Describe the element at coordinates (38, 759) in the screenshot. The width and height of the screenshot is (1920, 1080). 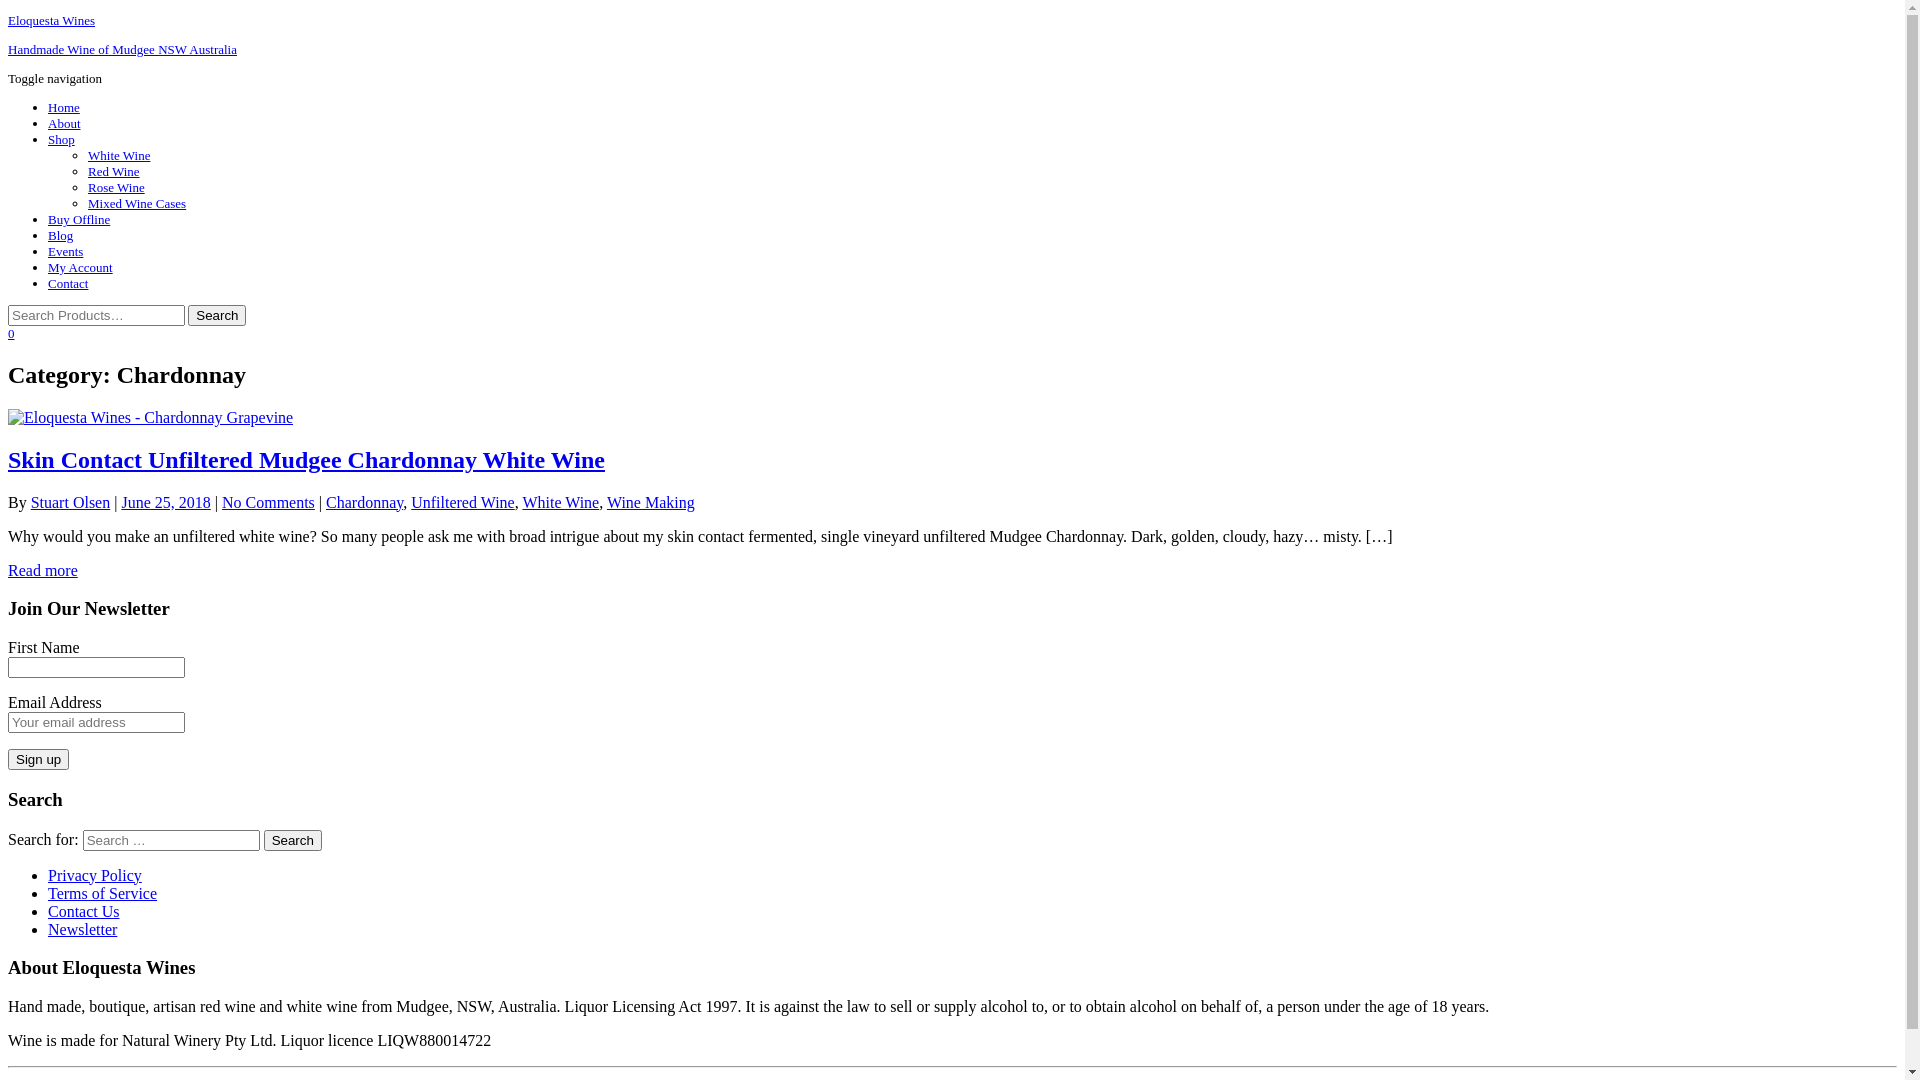
I see `'Sign up'` at that location.